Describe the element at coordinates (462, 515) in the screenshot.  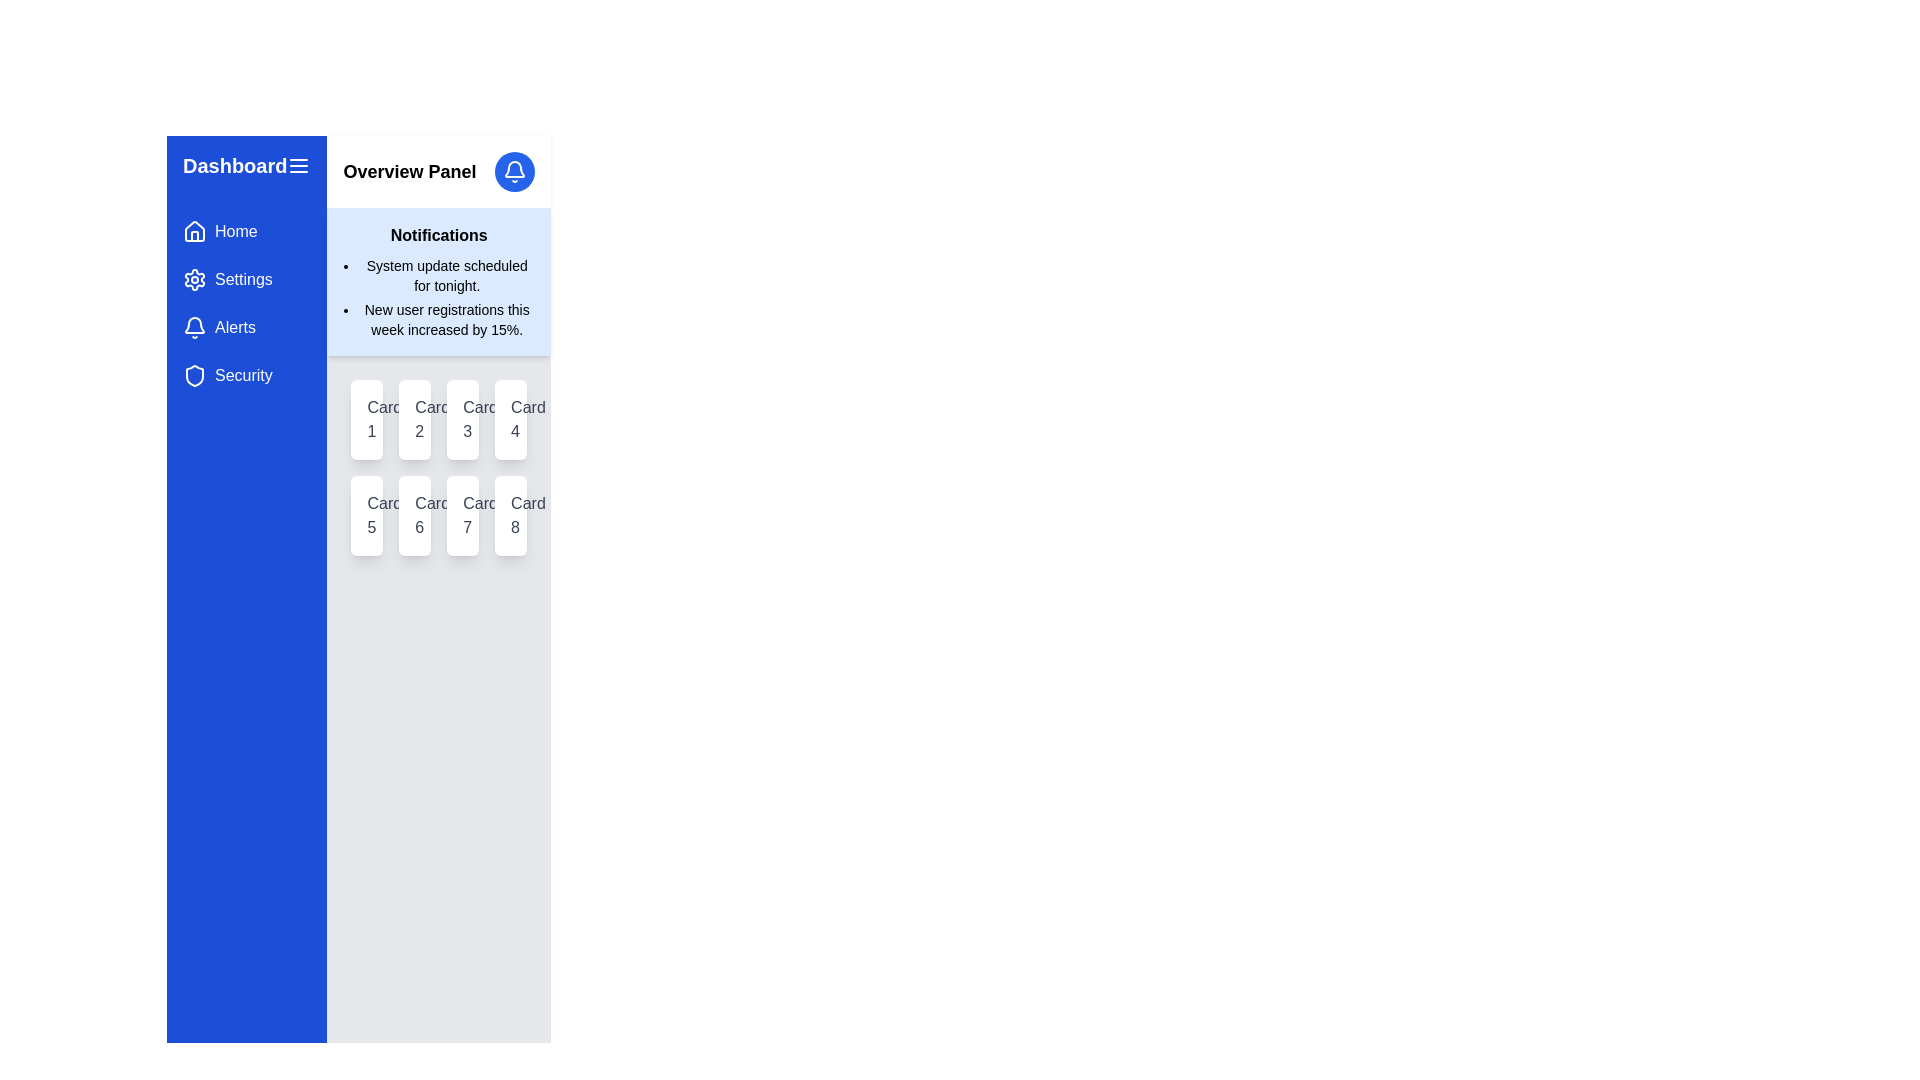
I see `the rectangular card labeled 'Card 7' with a white background and gray text, located in the second row, third column of the grid` at that location.